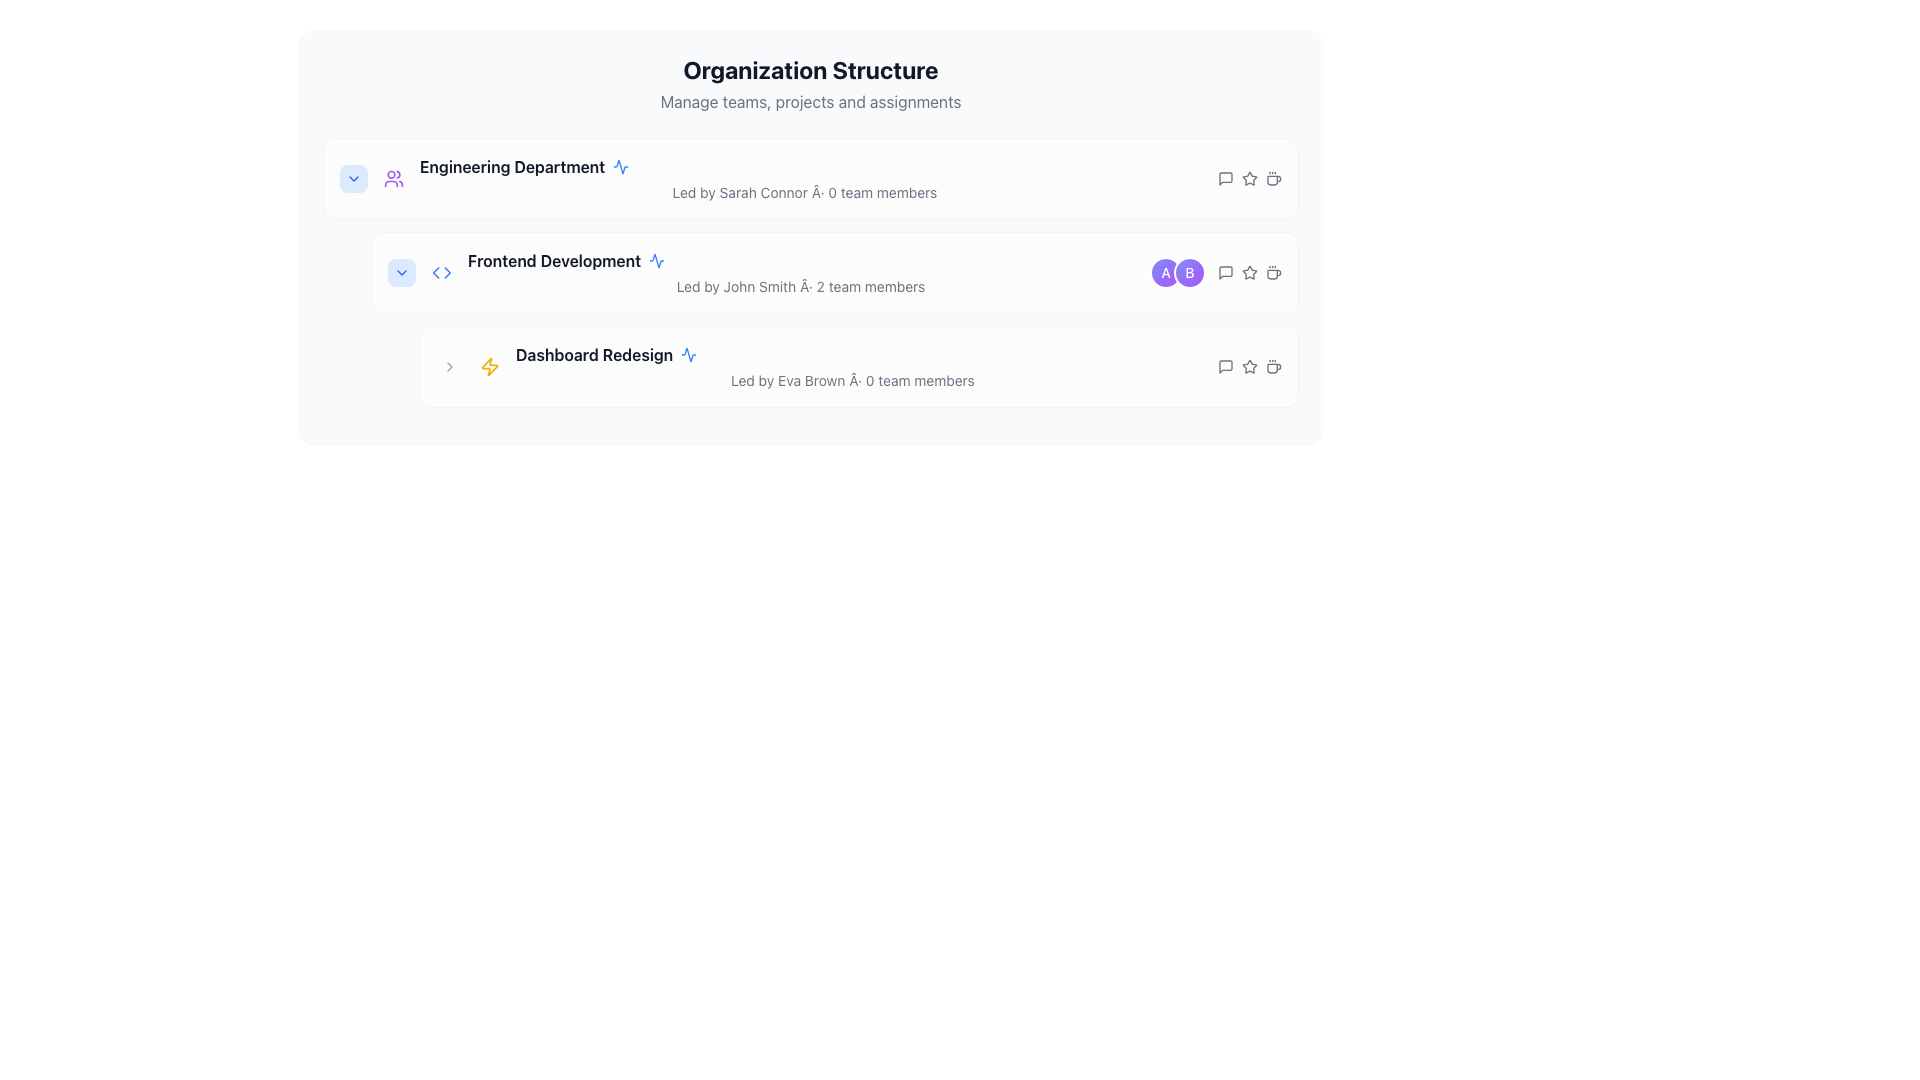 This screenshot has width=1920, height=1080. Describe the element at coordinates (440, 273) in the screenshot. I see `the blue code snippet icon in the 'Frontend Development' section, which is located between a dropdown button and the title text 'Frontend Development'` at that location.